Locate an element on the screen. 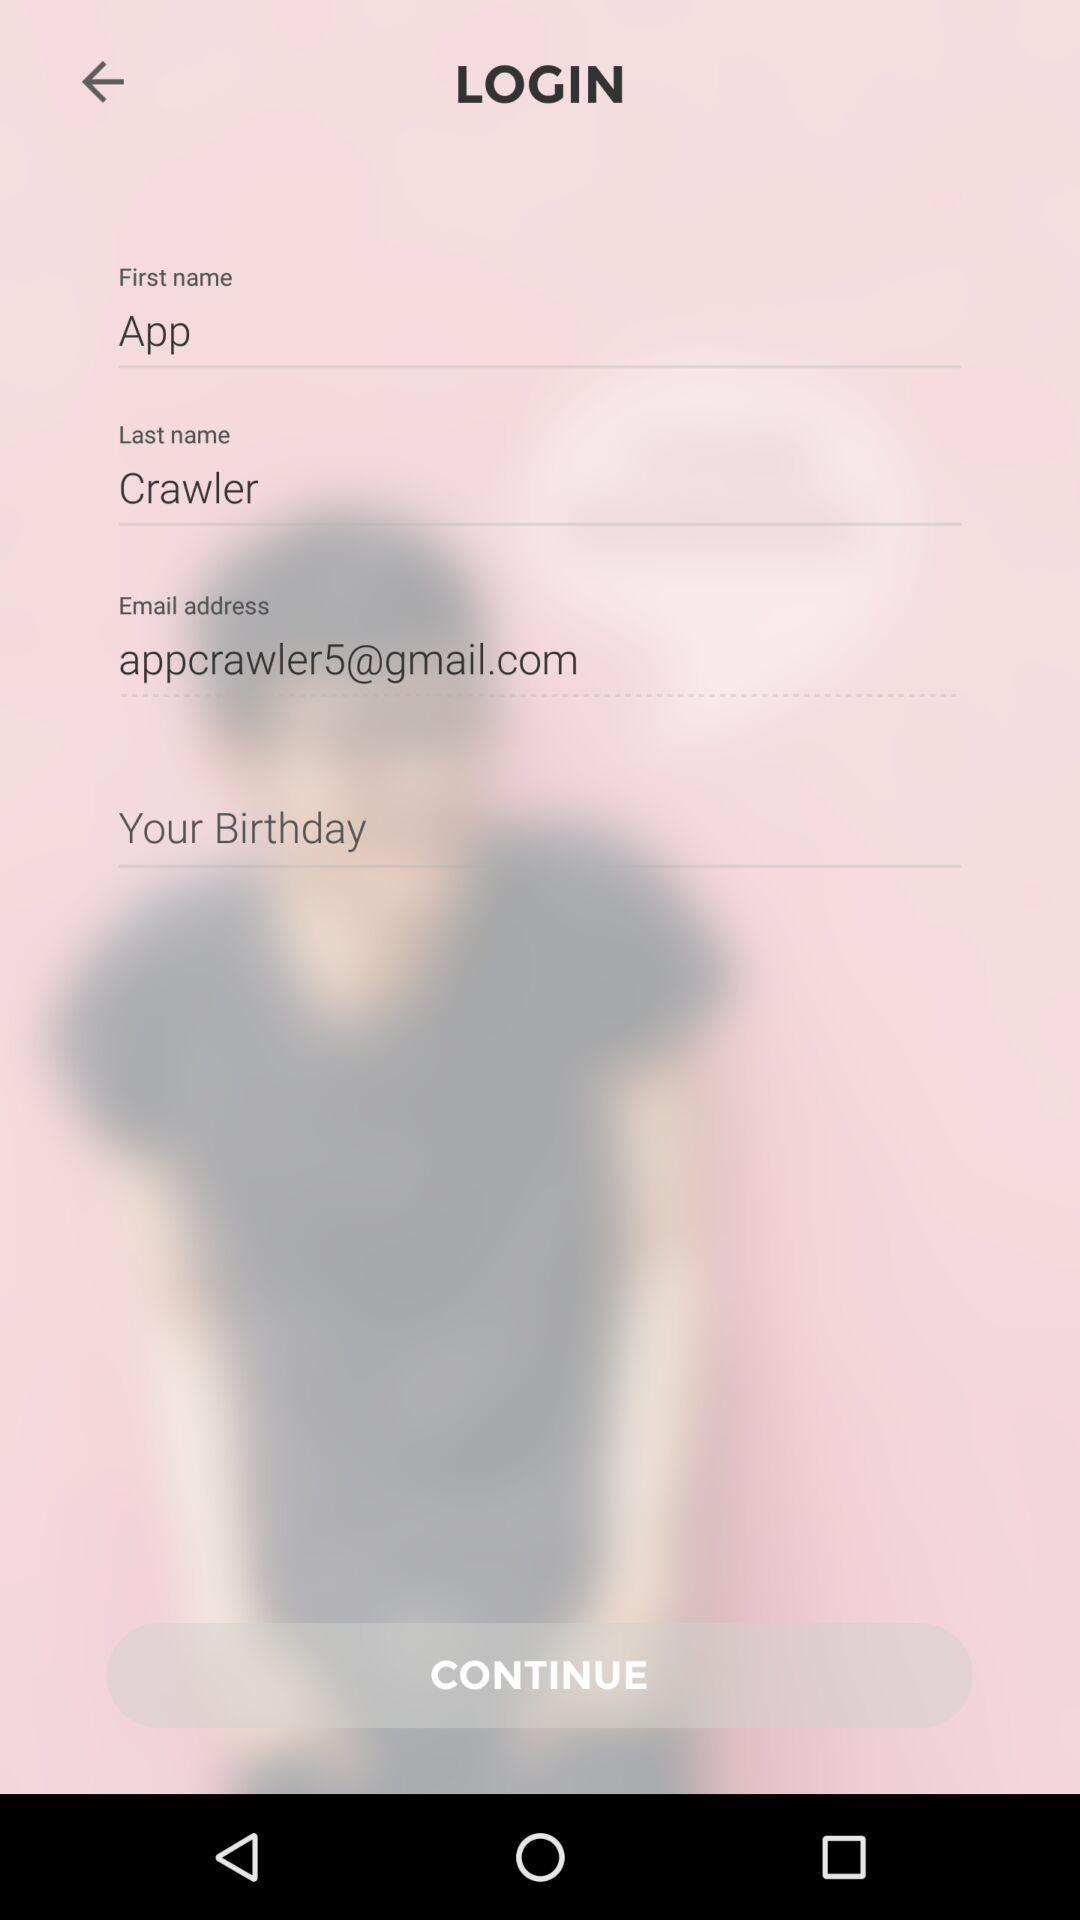  a select option is located at coordinates (540, 826).